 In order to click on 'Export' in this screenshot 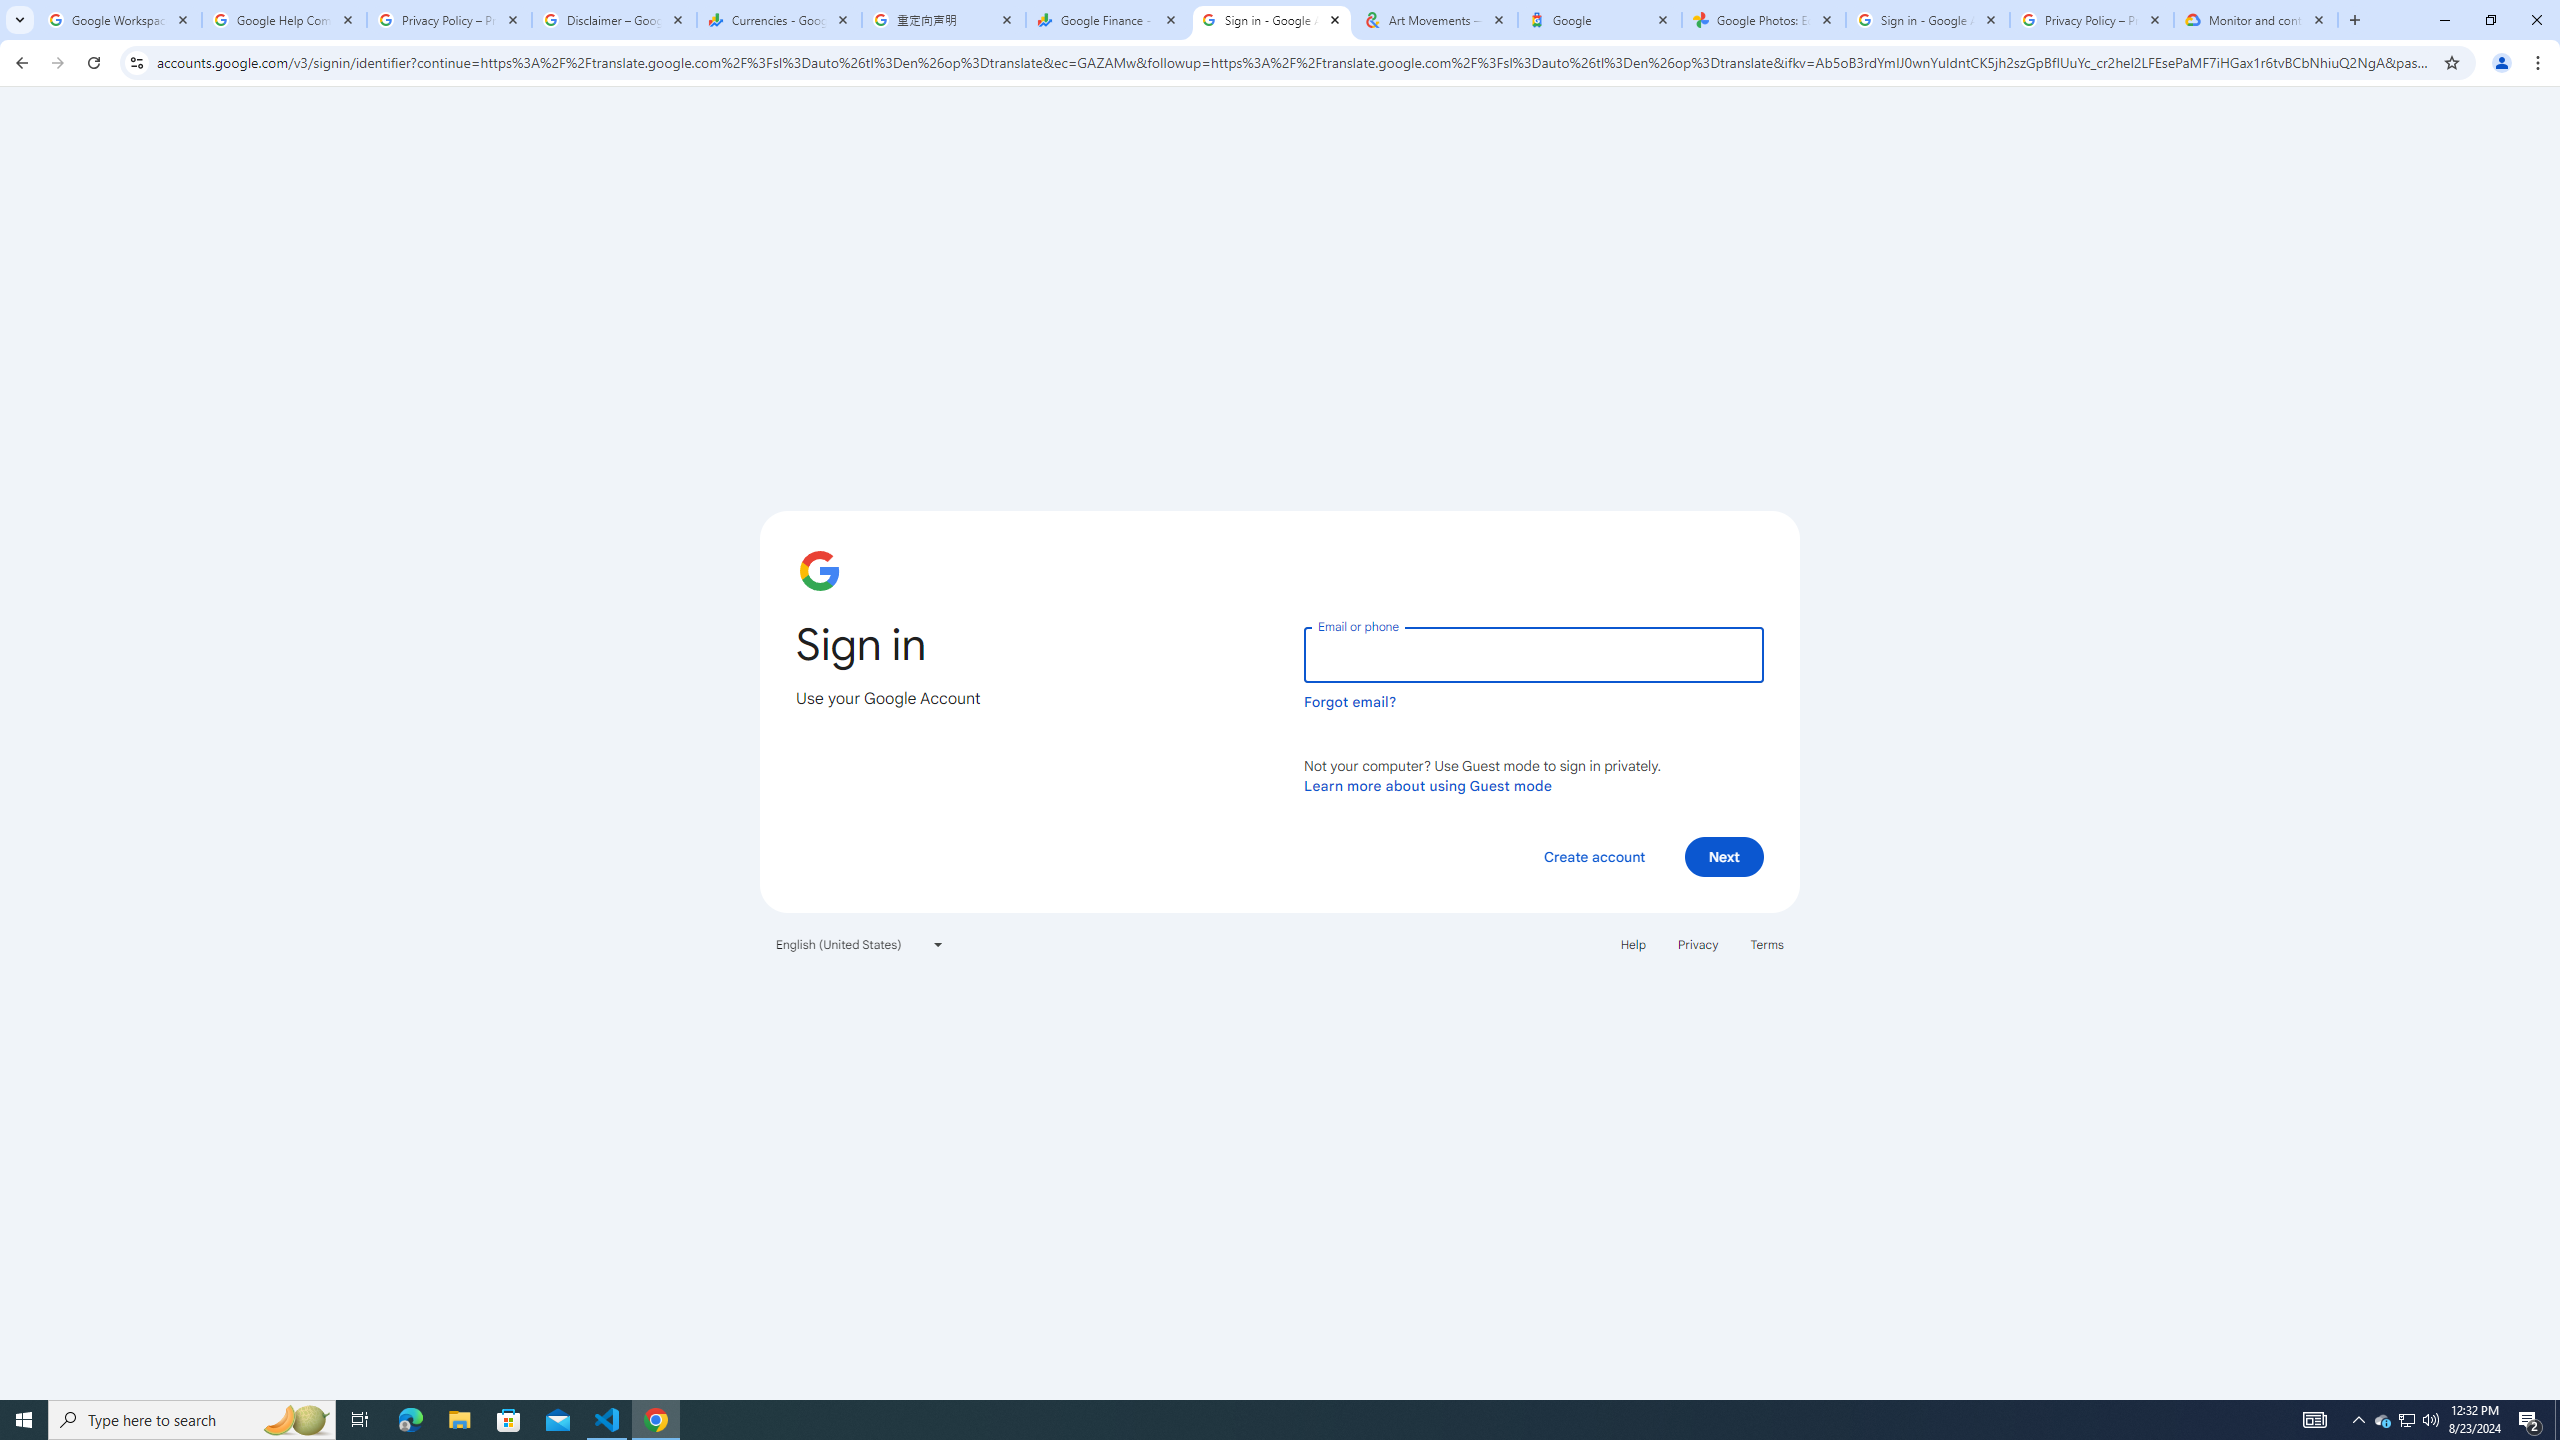, I will do `click(103, 942)`.